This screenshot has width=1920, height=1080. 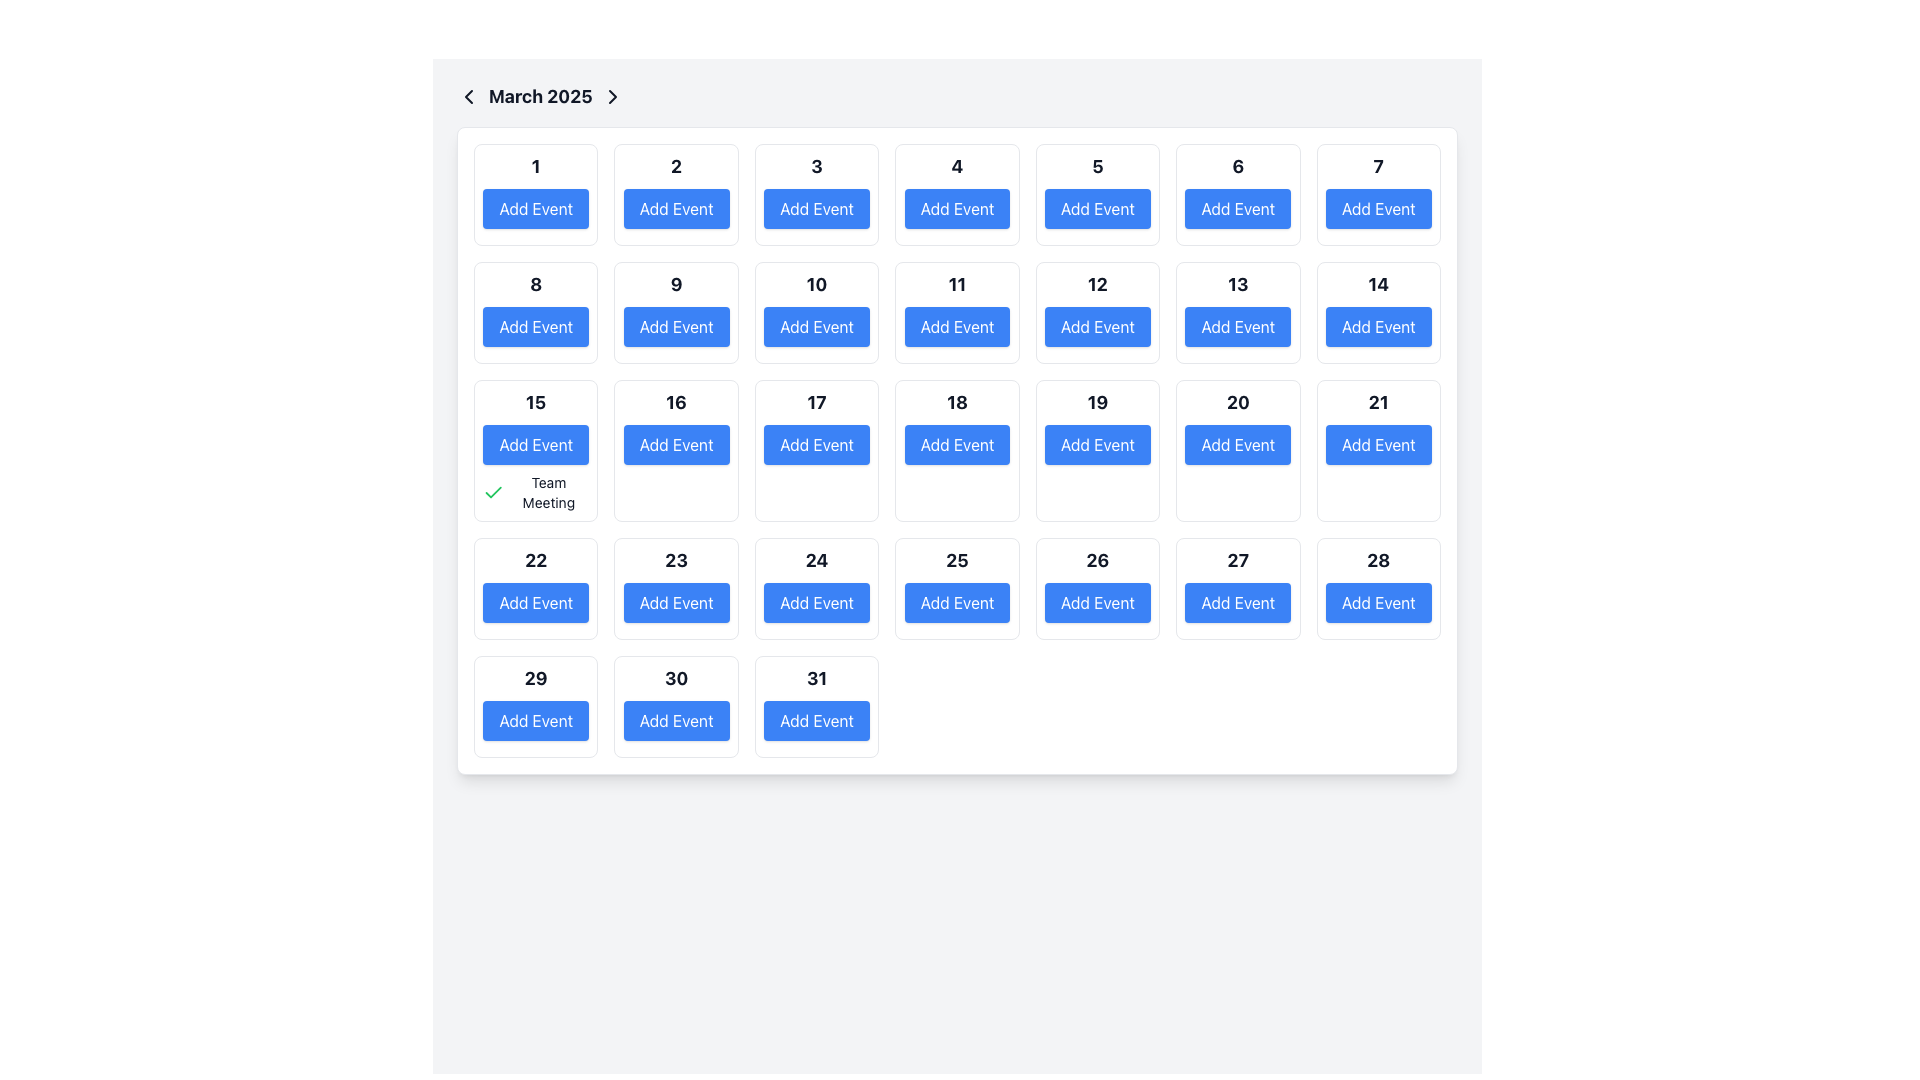 What do you see at coordinates (1237, 195) in the screenshot?
I see `the 'Add Event' button located in the calendar cell displaying the number '6'` at bounding box center [1237, 195].